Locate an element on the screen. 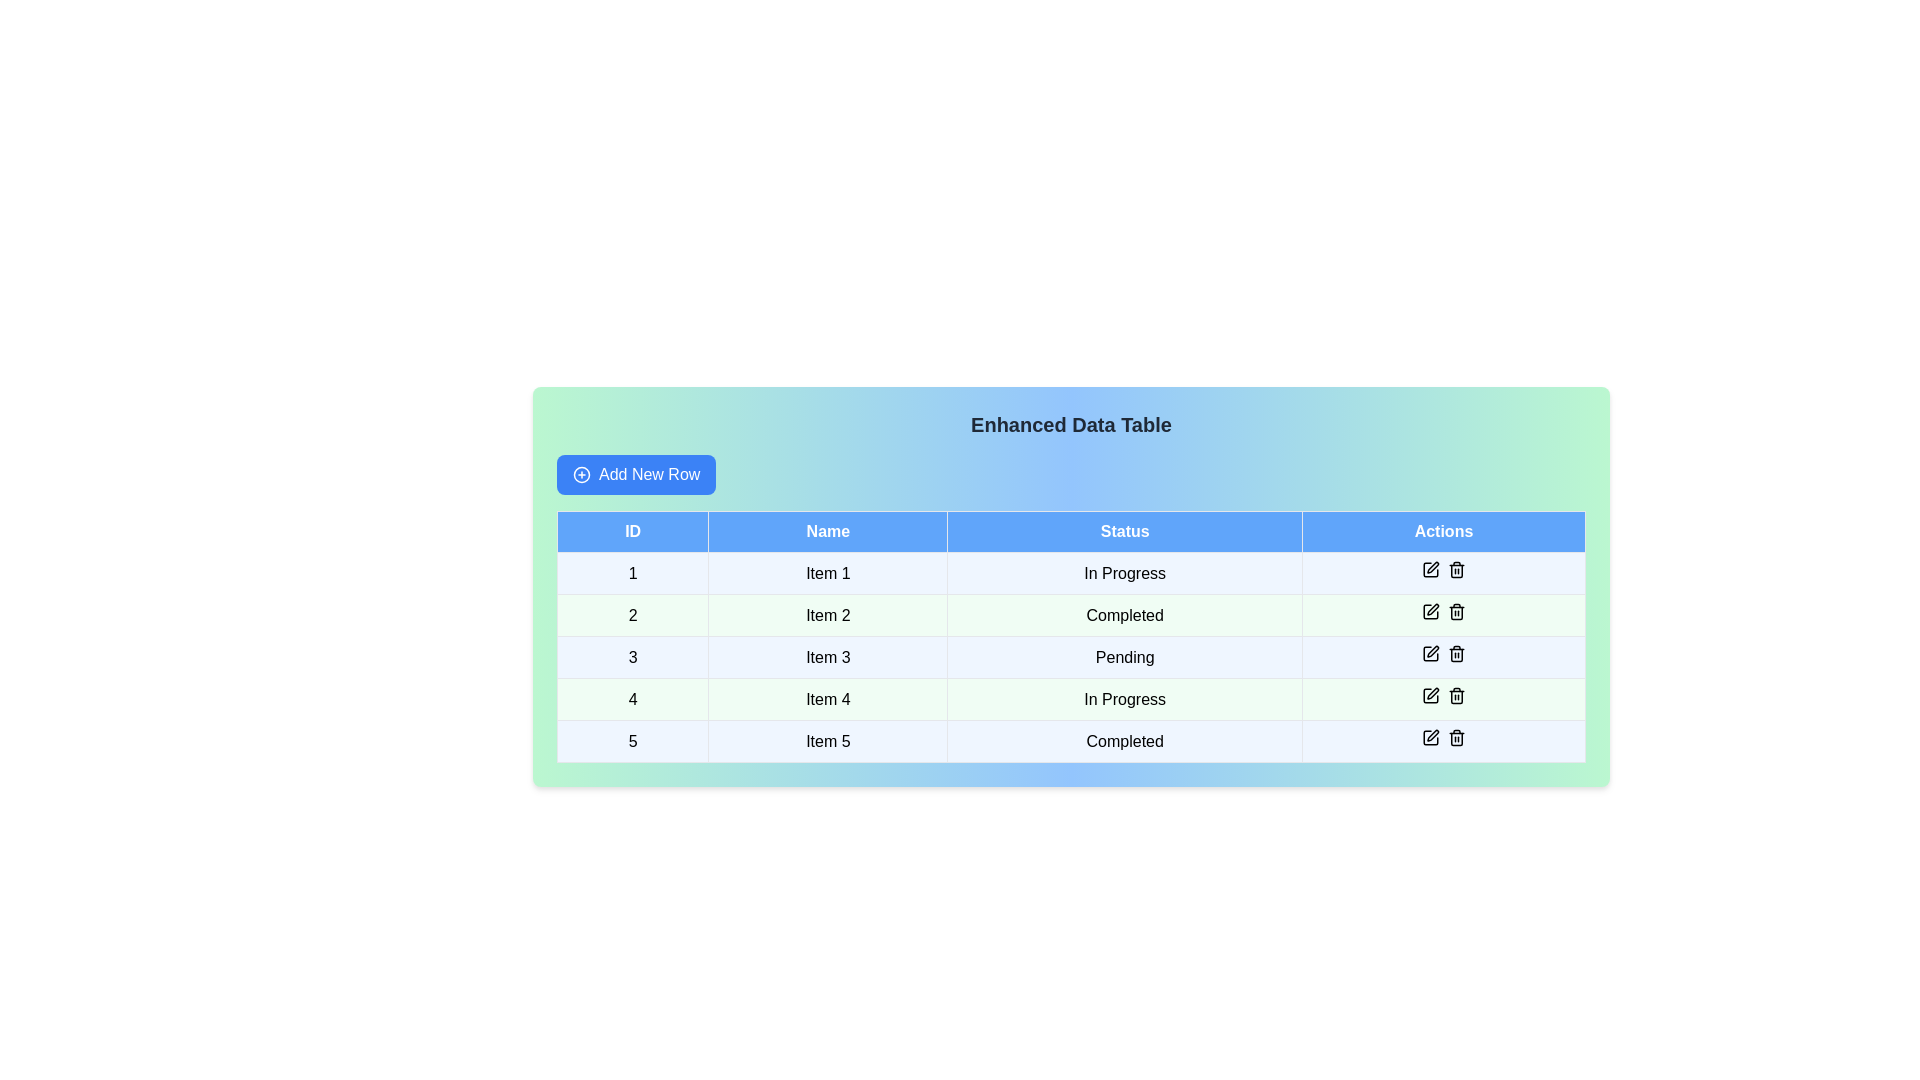 This screenshot has width=1920, height=1080. the table cell containing the text 'Item 3', which is is located at coordinates (828, 657).